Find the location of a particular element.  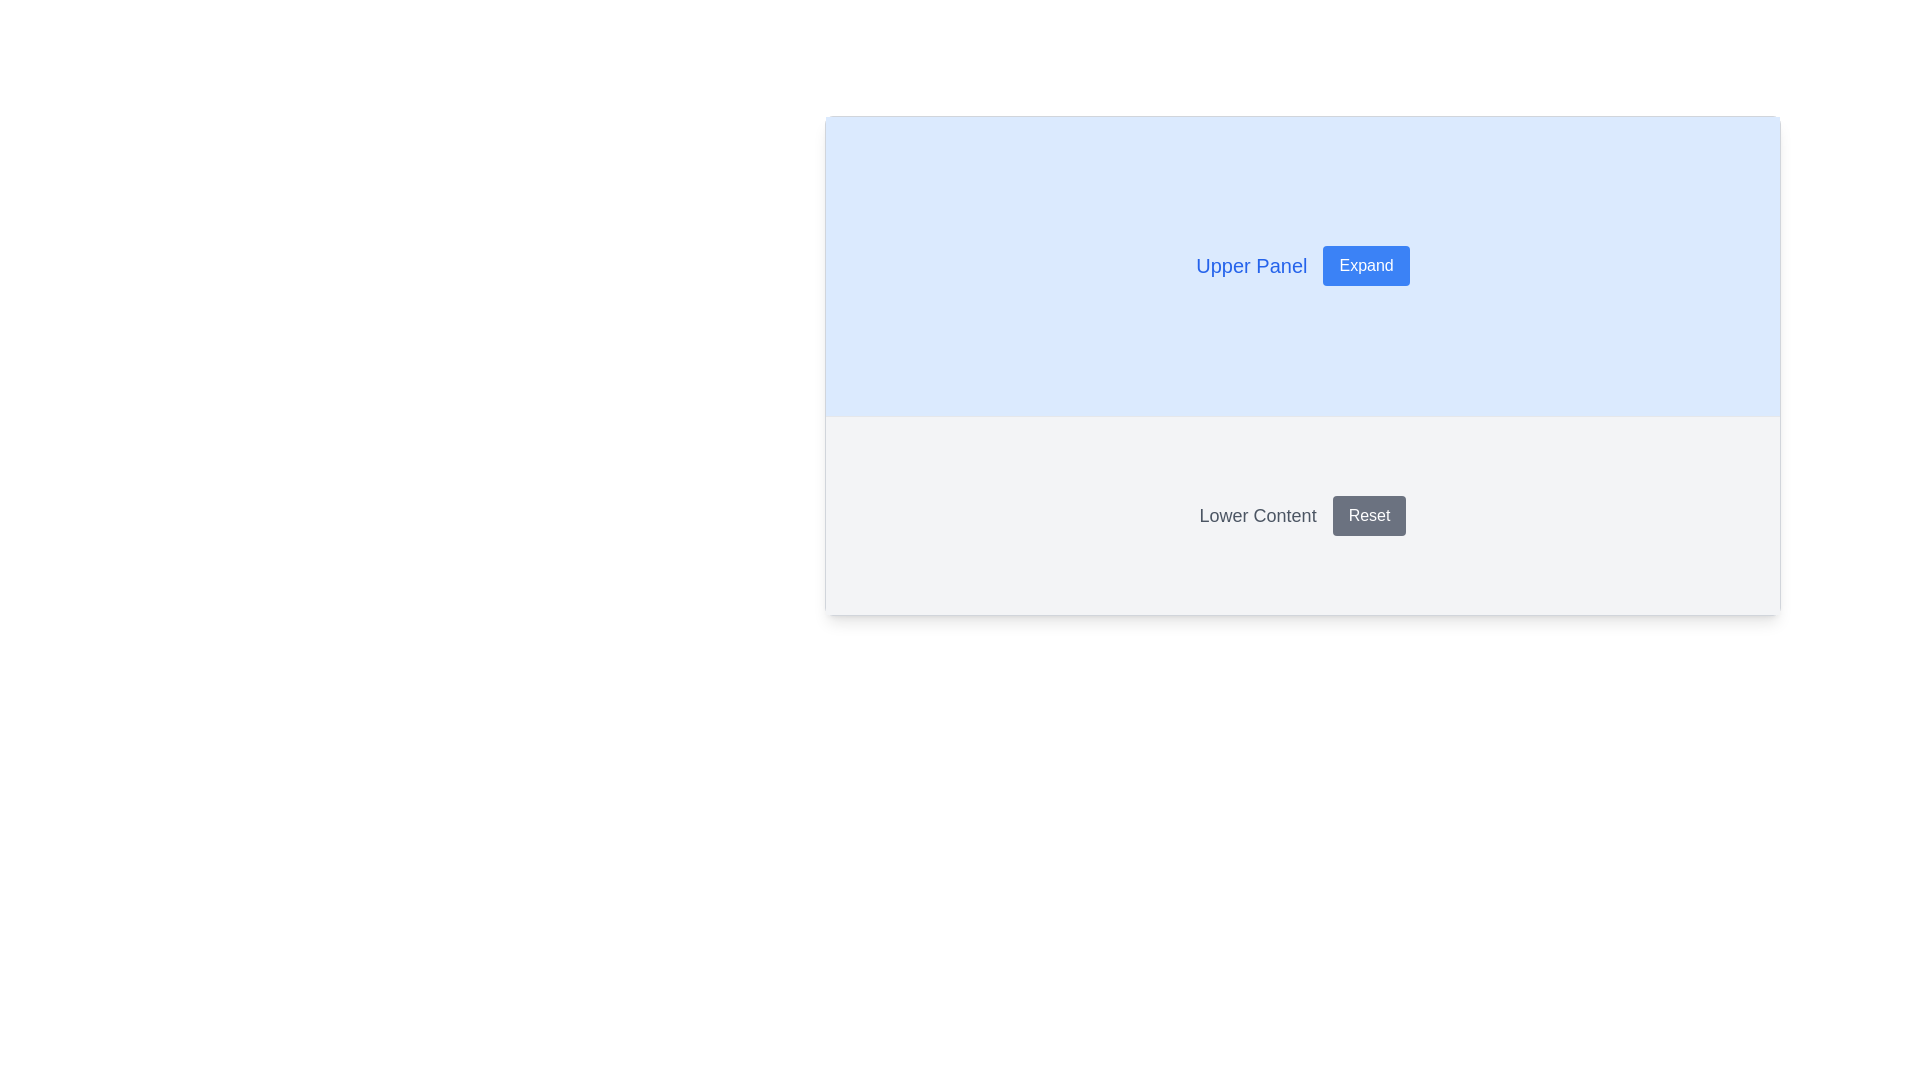

the reset configurations button located to the right of the 'Lower Content' label in the lower panel is located at coordinates (1368, 514).